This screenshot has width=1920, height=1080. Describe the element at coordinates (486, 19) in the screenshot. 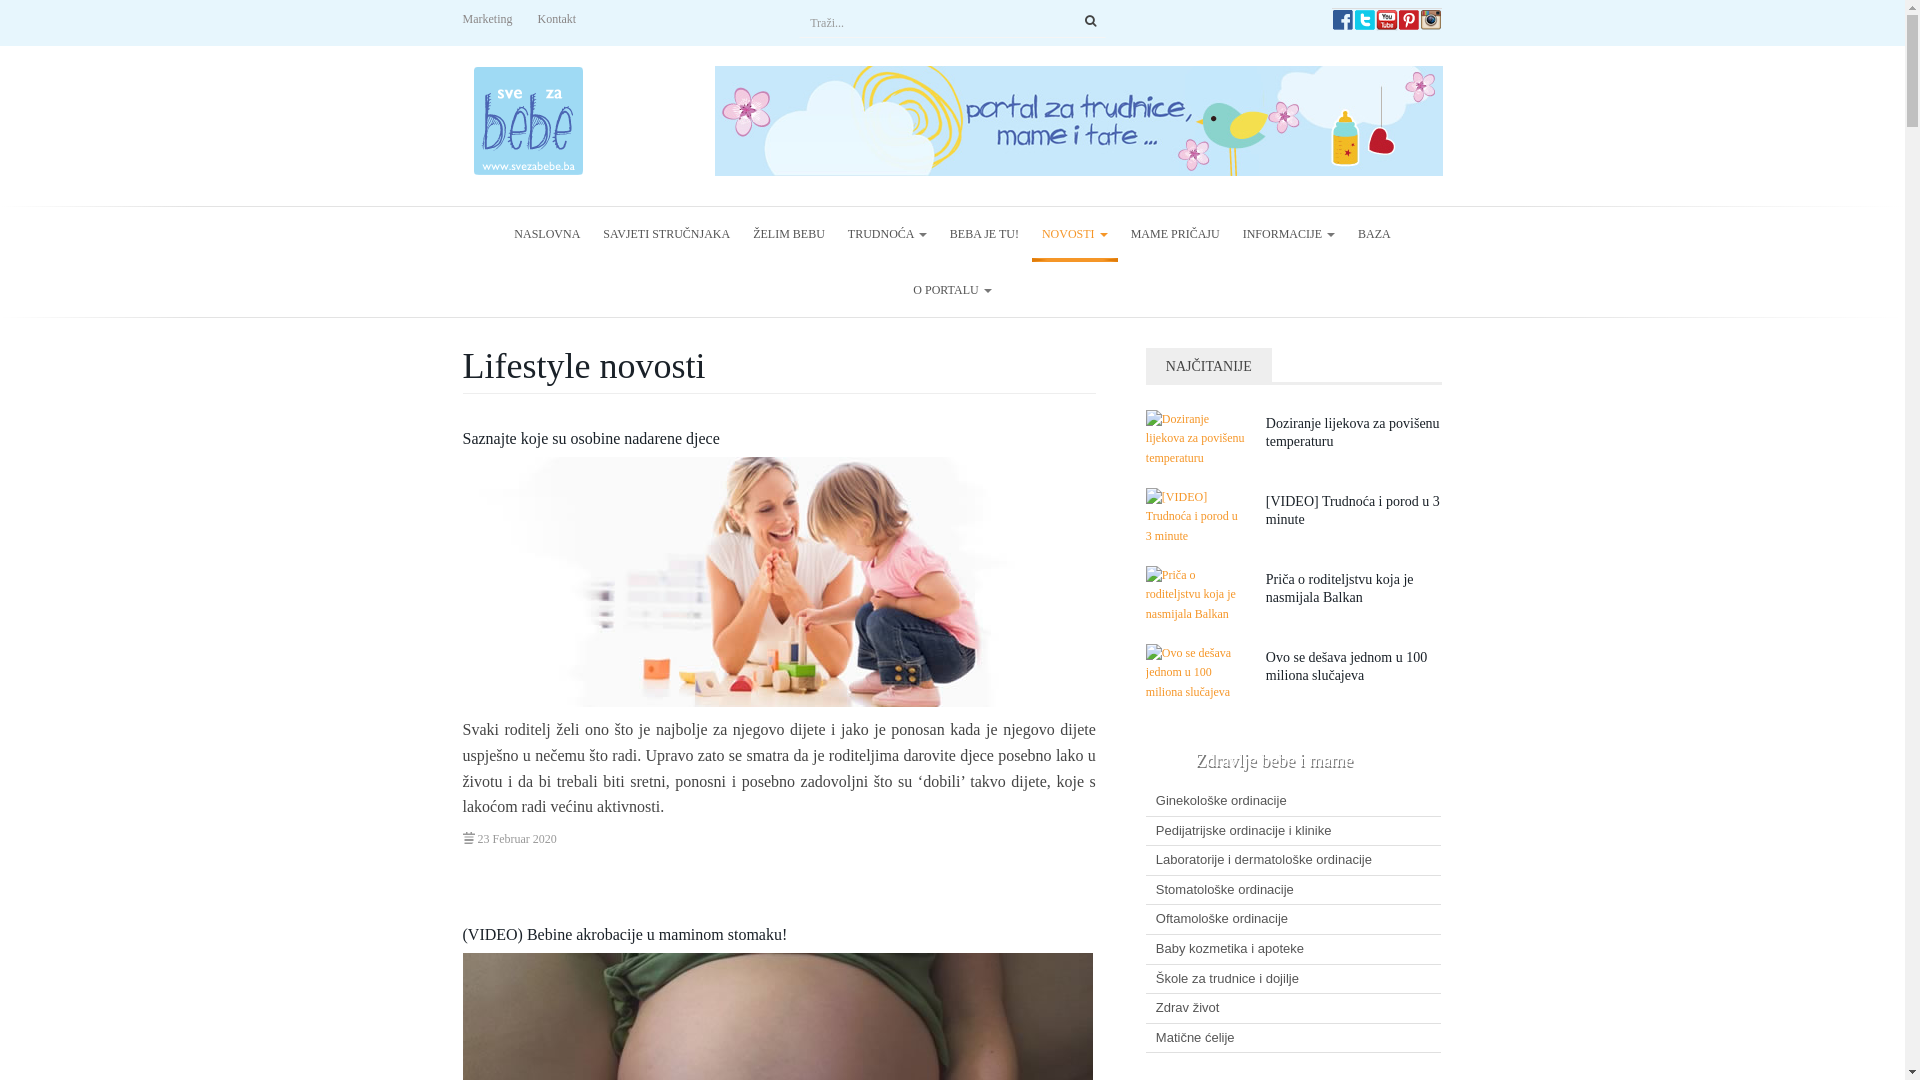

I see `'Marketing'` at that location.